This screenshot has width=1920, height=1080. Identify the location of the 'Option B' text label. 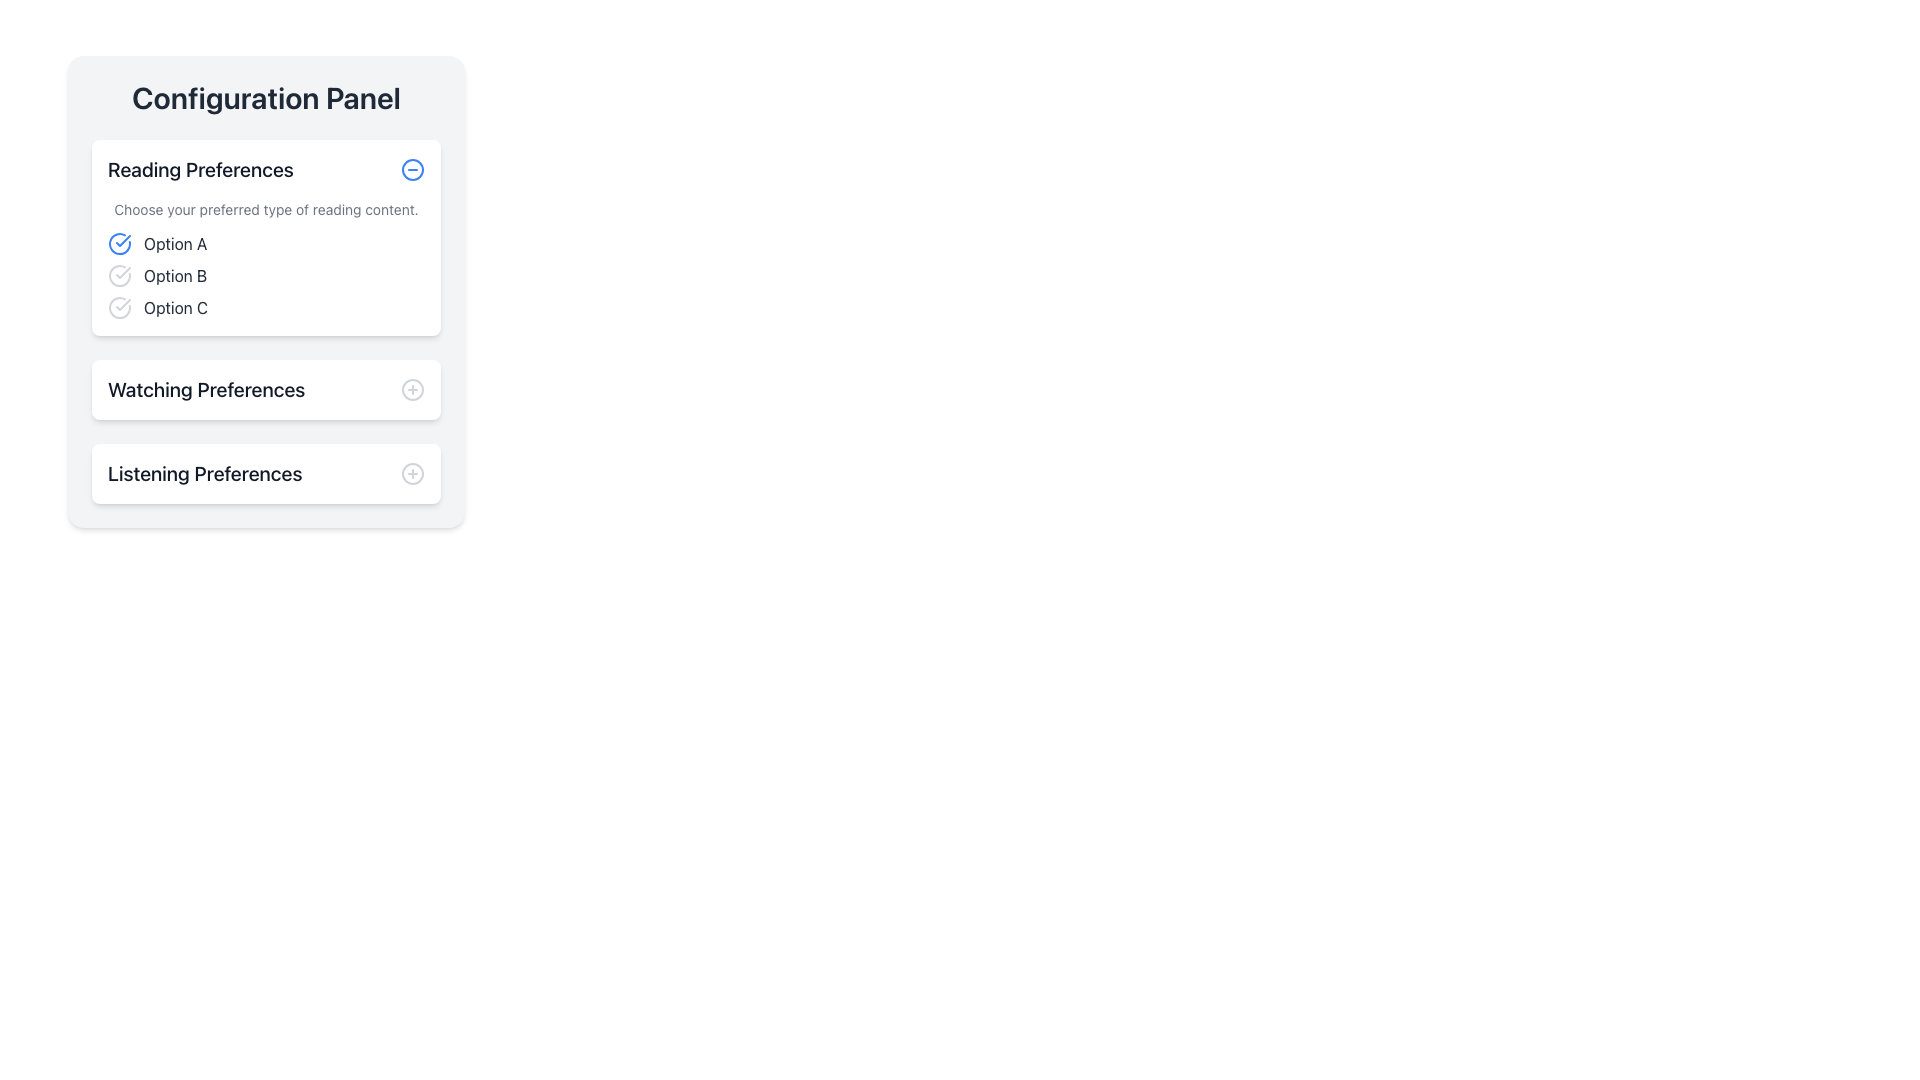
(175, 276).